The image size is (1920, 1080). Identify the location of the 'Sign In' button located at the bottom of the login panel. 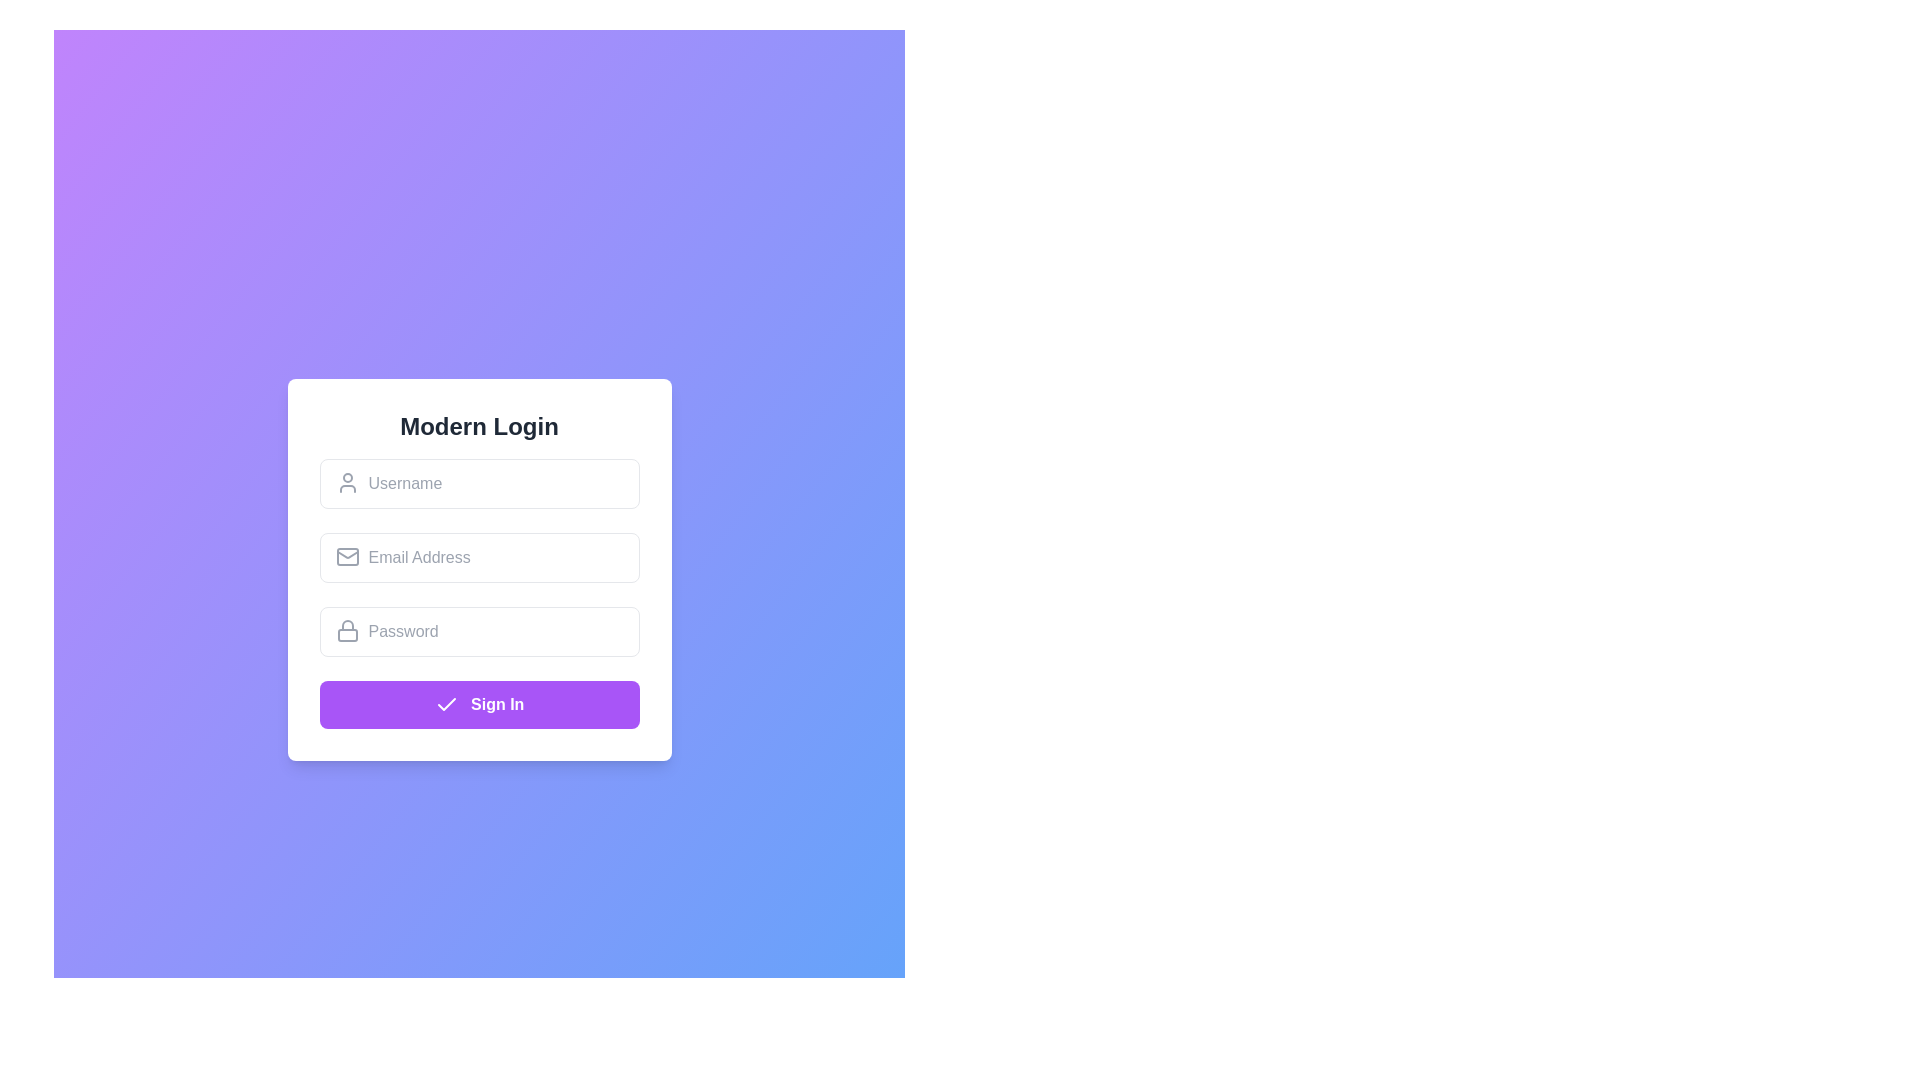
(478, 704).